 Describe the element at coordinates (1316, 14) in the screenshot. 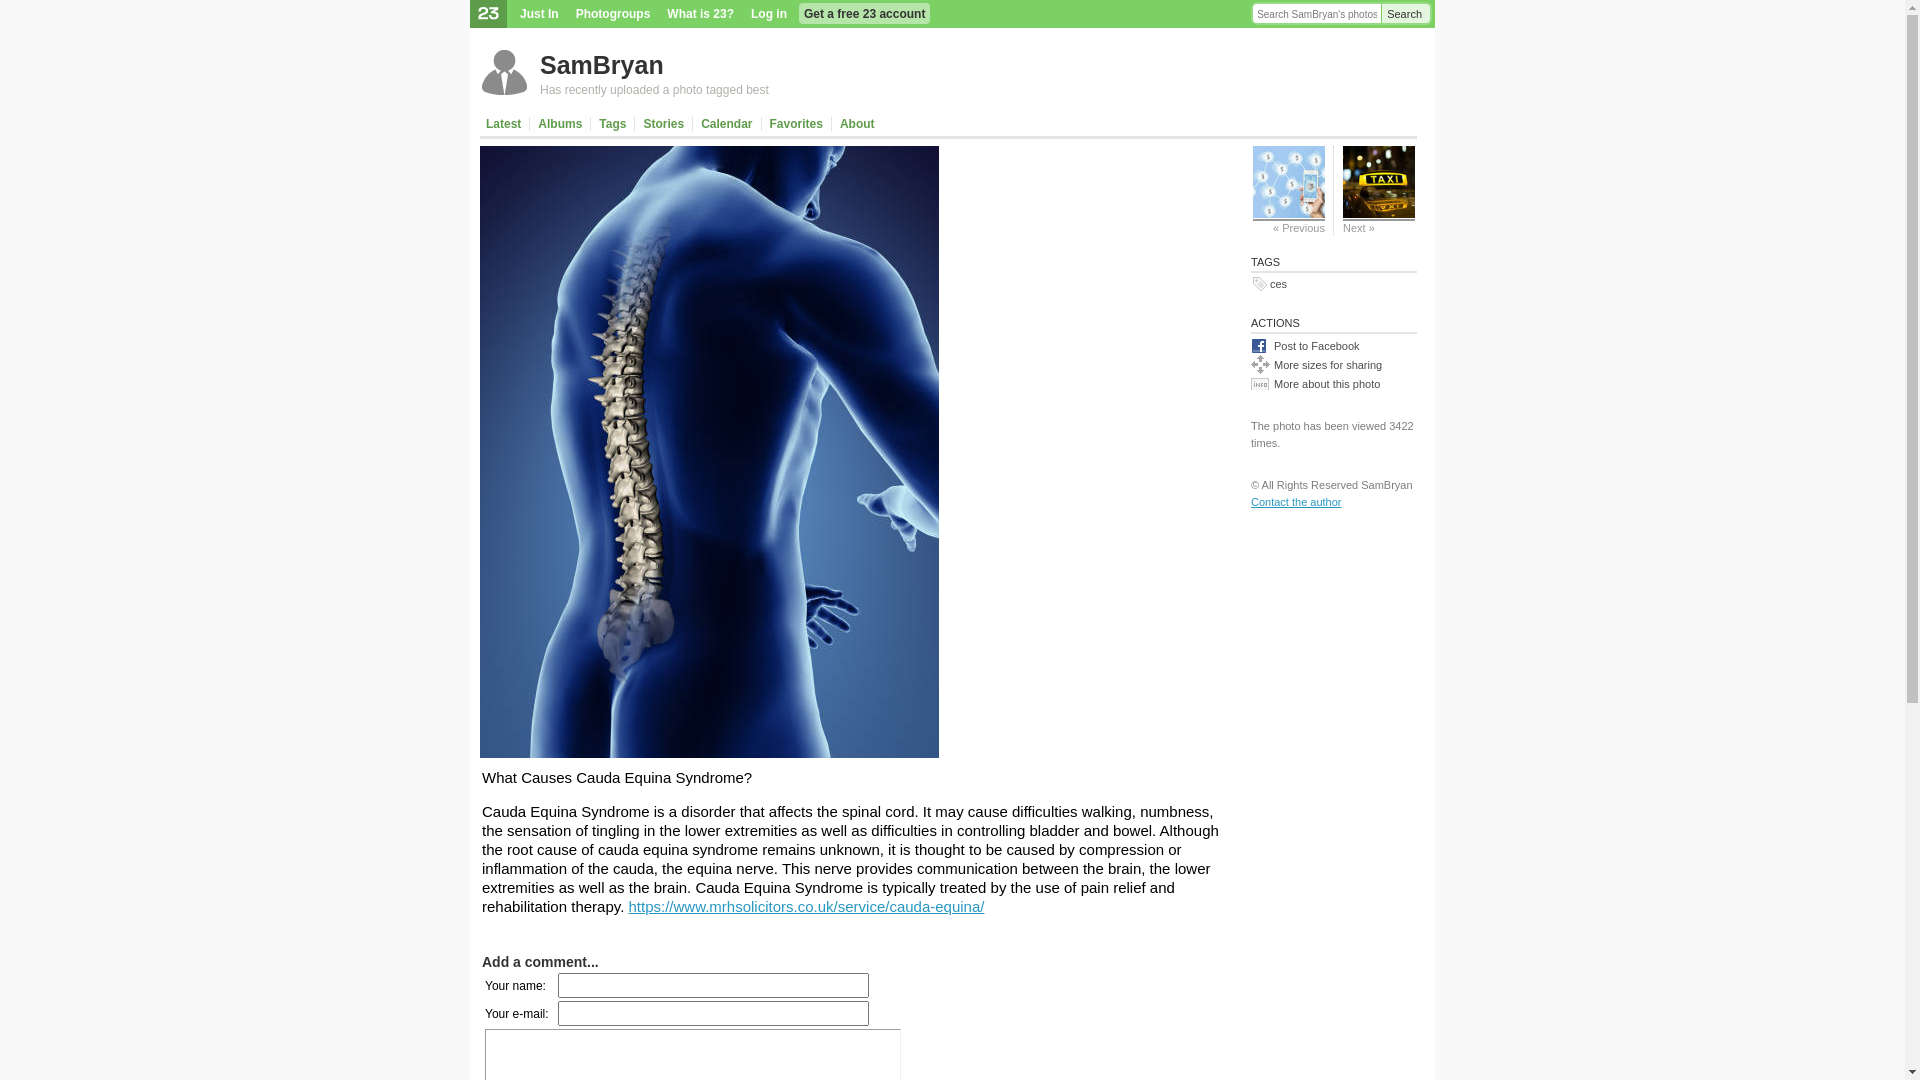

I see `'Search SamBryan's photos'` at that location.